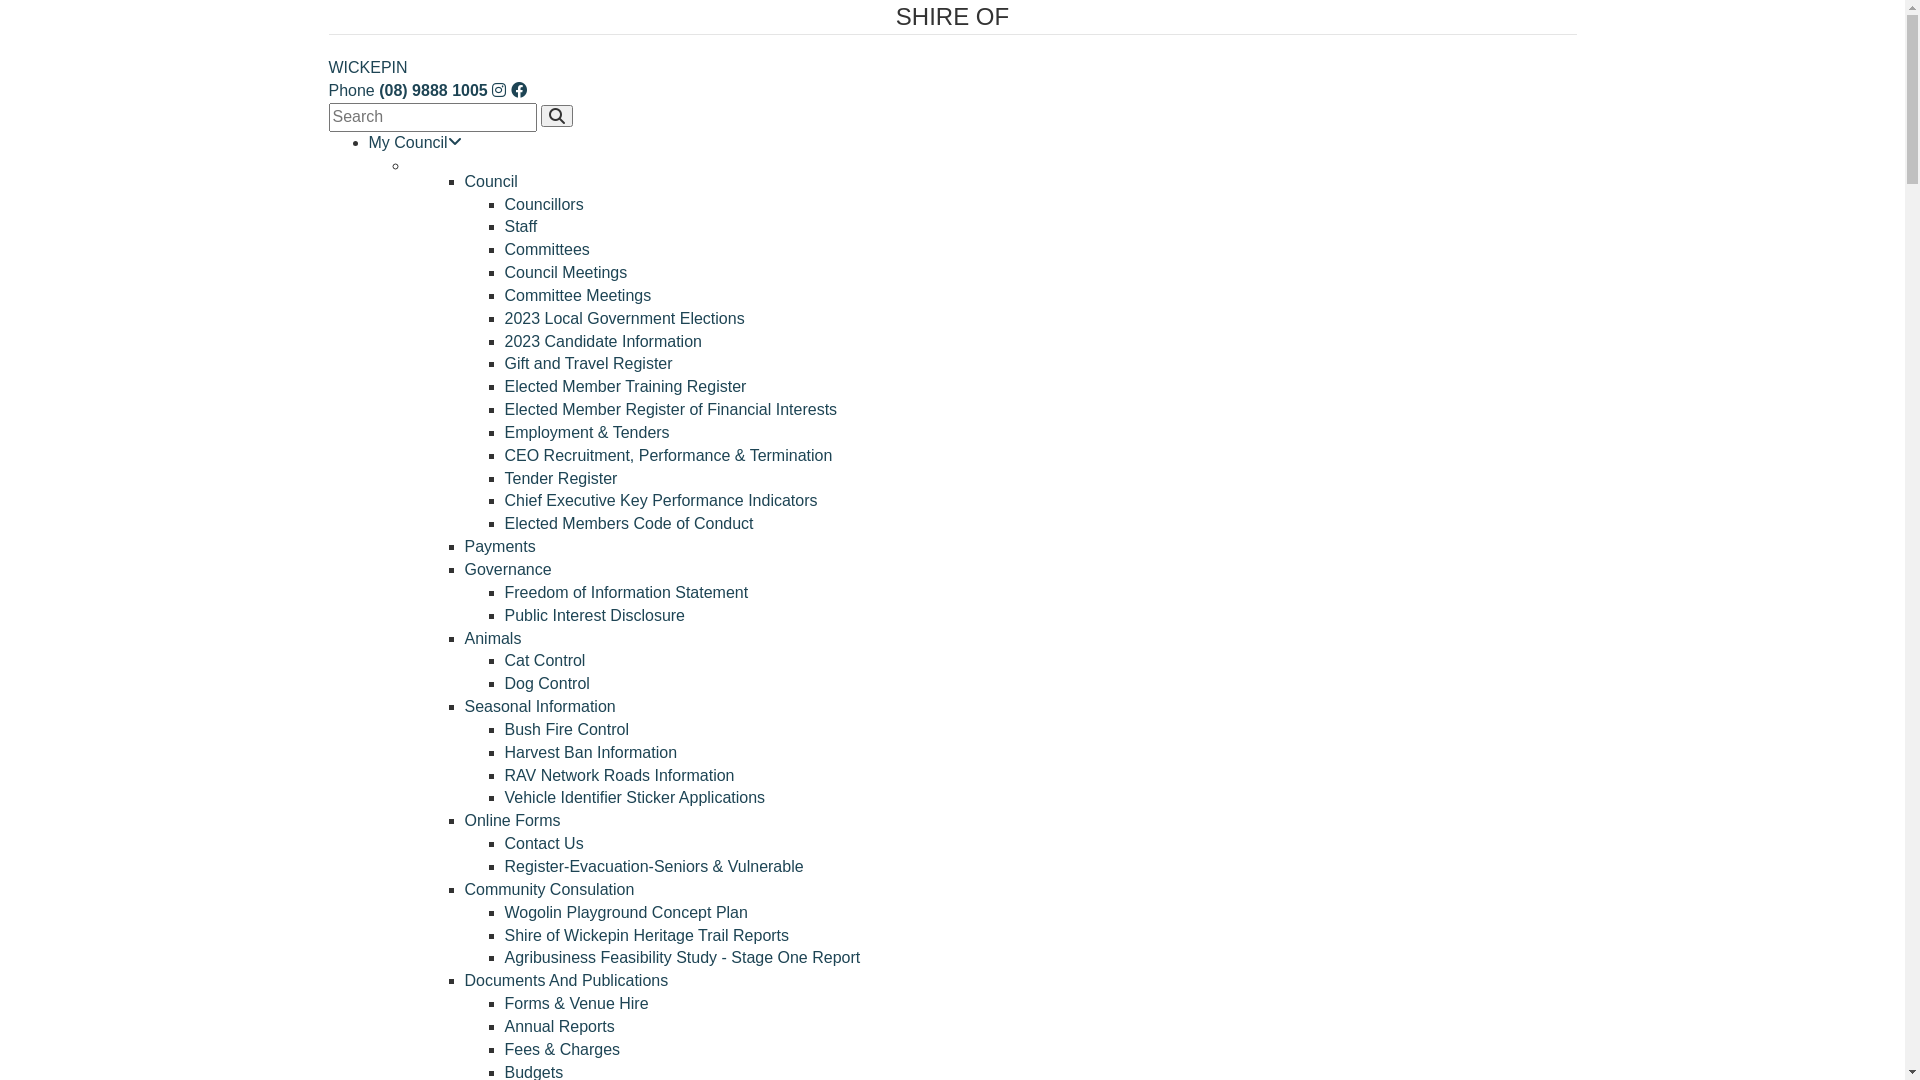 Image resolution: width=1920 pixels, height=1080 pixels. What do you see at coordinates (667, 455) in the screenshot?
I see `'CEO Recruitment, Performance & Termination'` at bounding box center [667, 455].